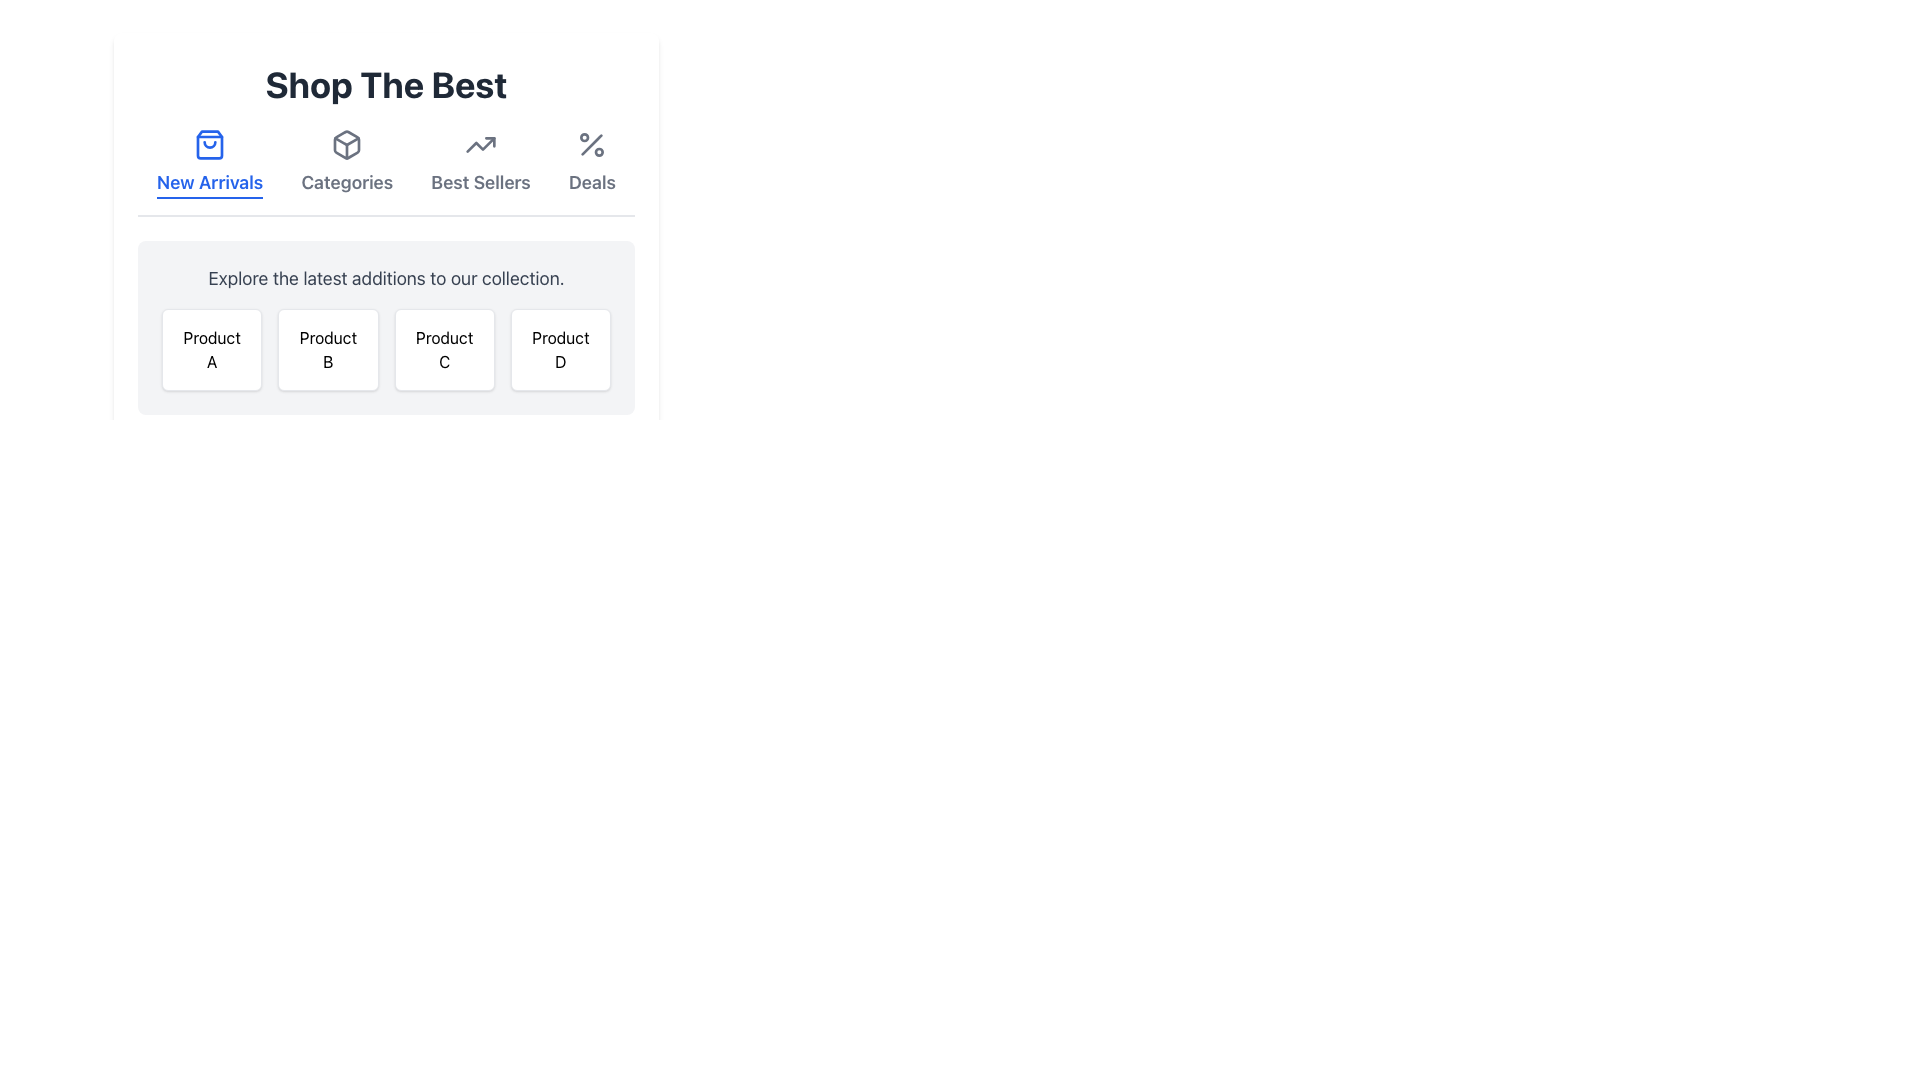 The image size is (1920, 1080). I want to click on the Text label displaying 'Product D', which is the fourth item in the grid layout under the section 'Explore the latest additions to our collection.', so click(560, 349).